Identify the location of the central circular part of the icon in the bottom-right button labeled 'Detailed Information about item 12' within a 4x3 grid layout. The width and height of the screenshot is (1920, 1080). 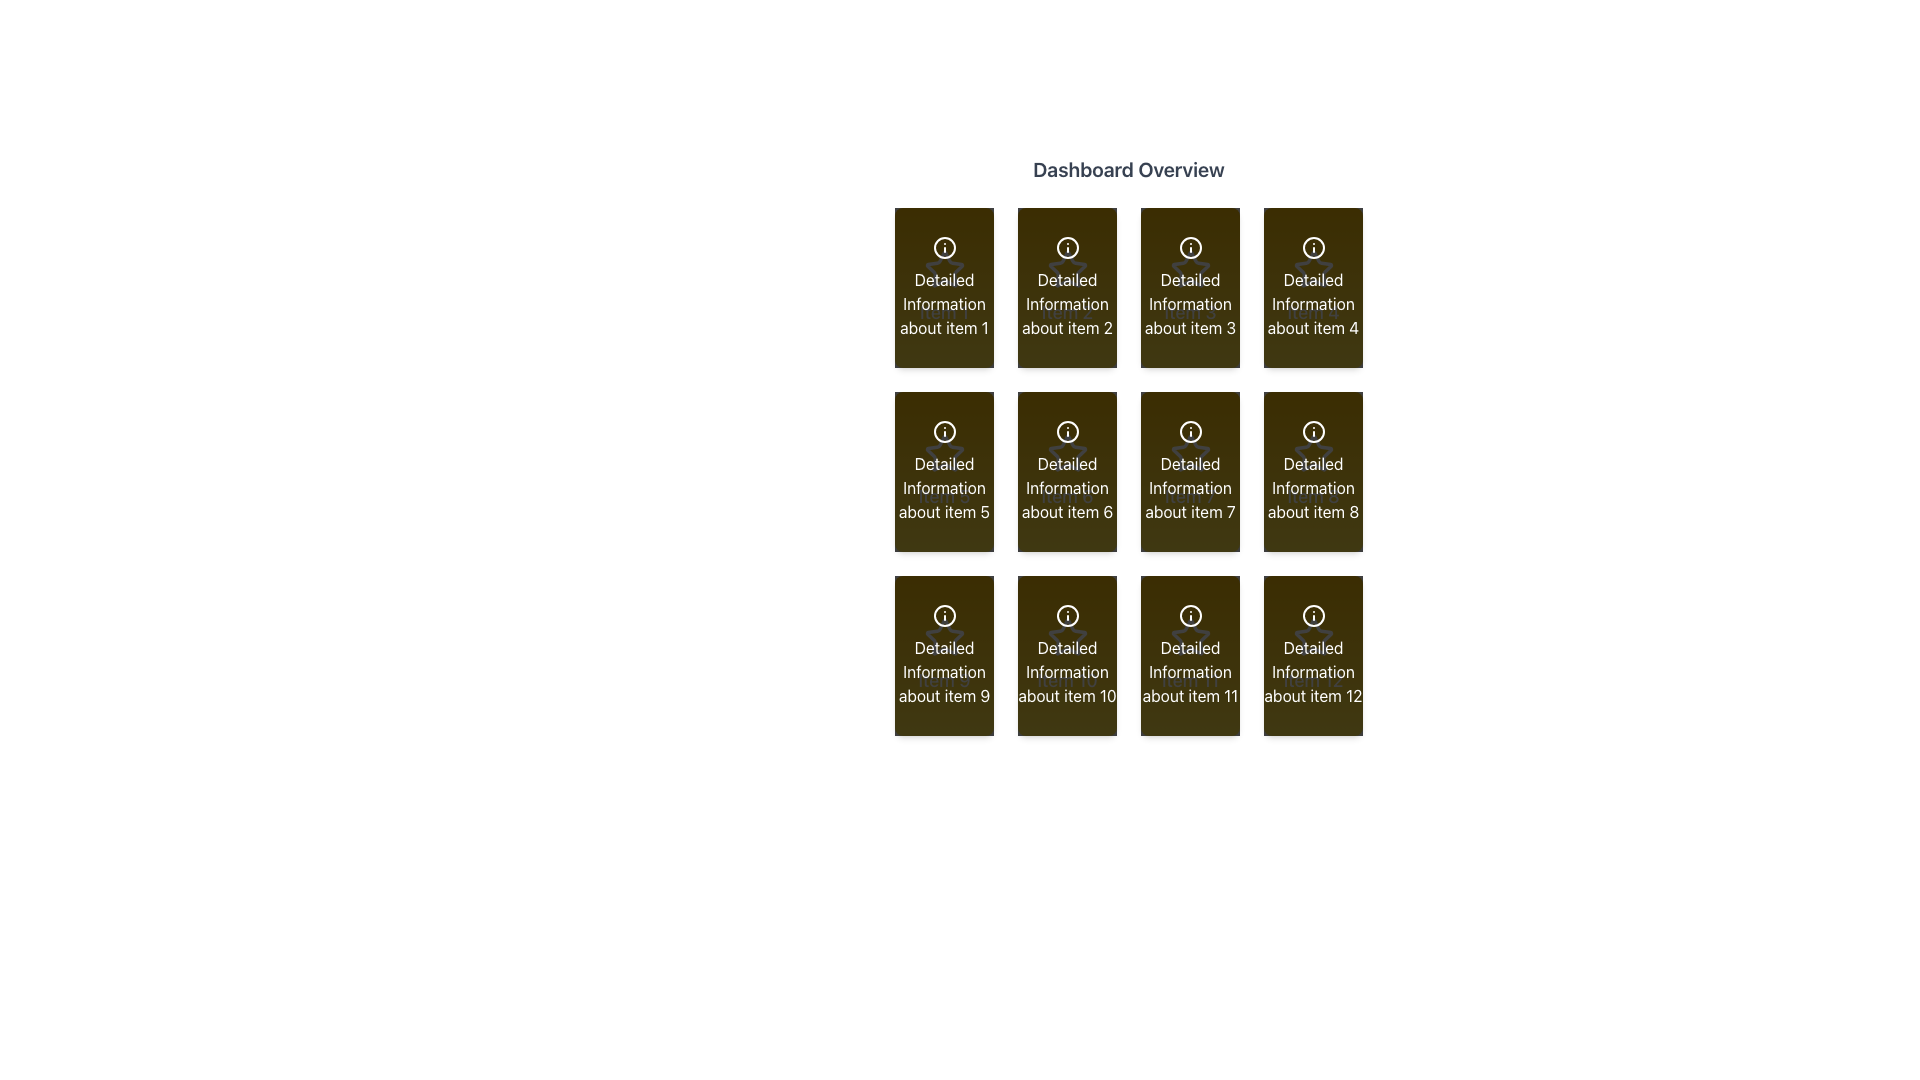
(1313, 615).